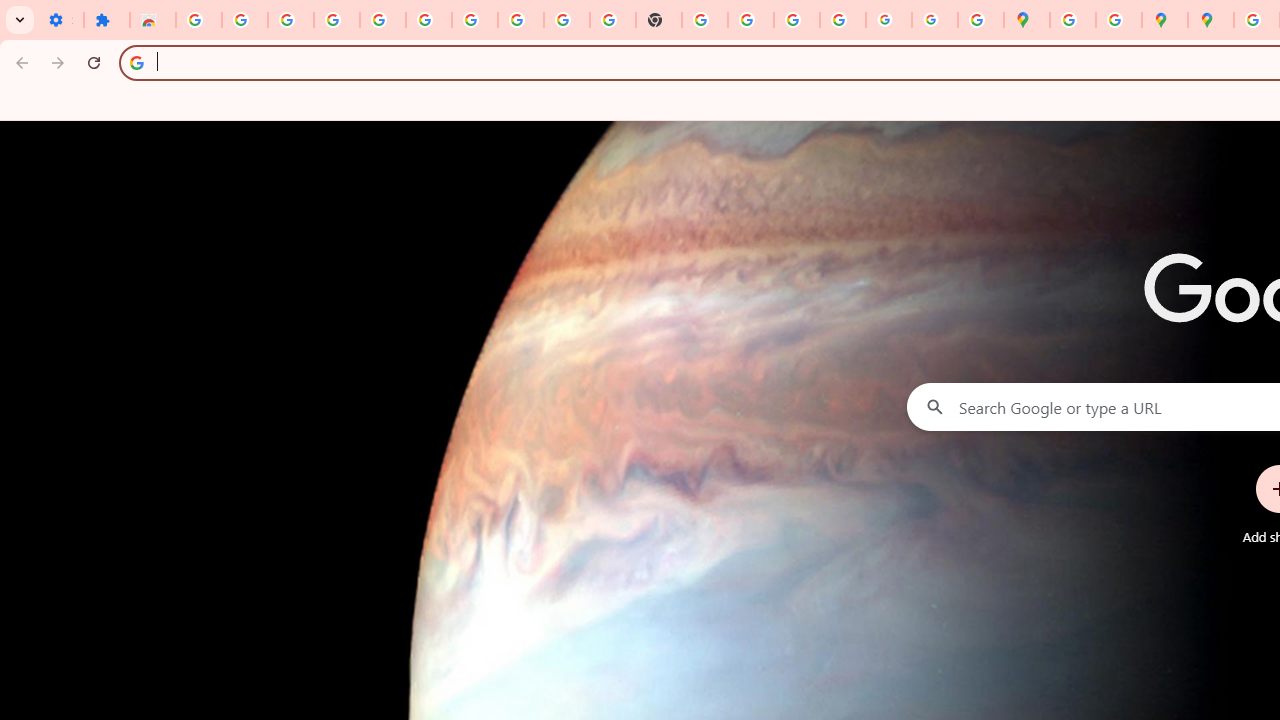  What do you see at coordinates (106, 20) in the screenshot?
I see `'Extensions'` at bounding box center [106, 20].